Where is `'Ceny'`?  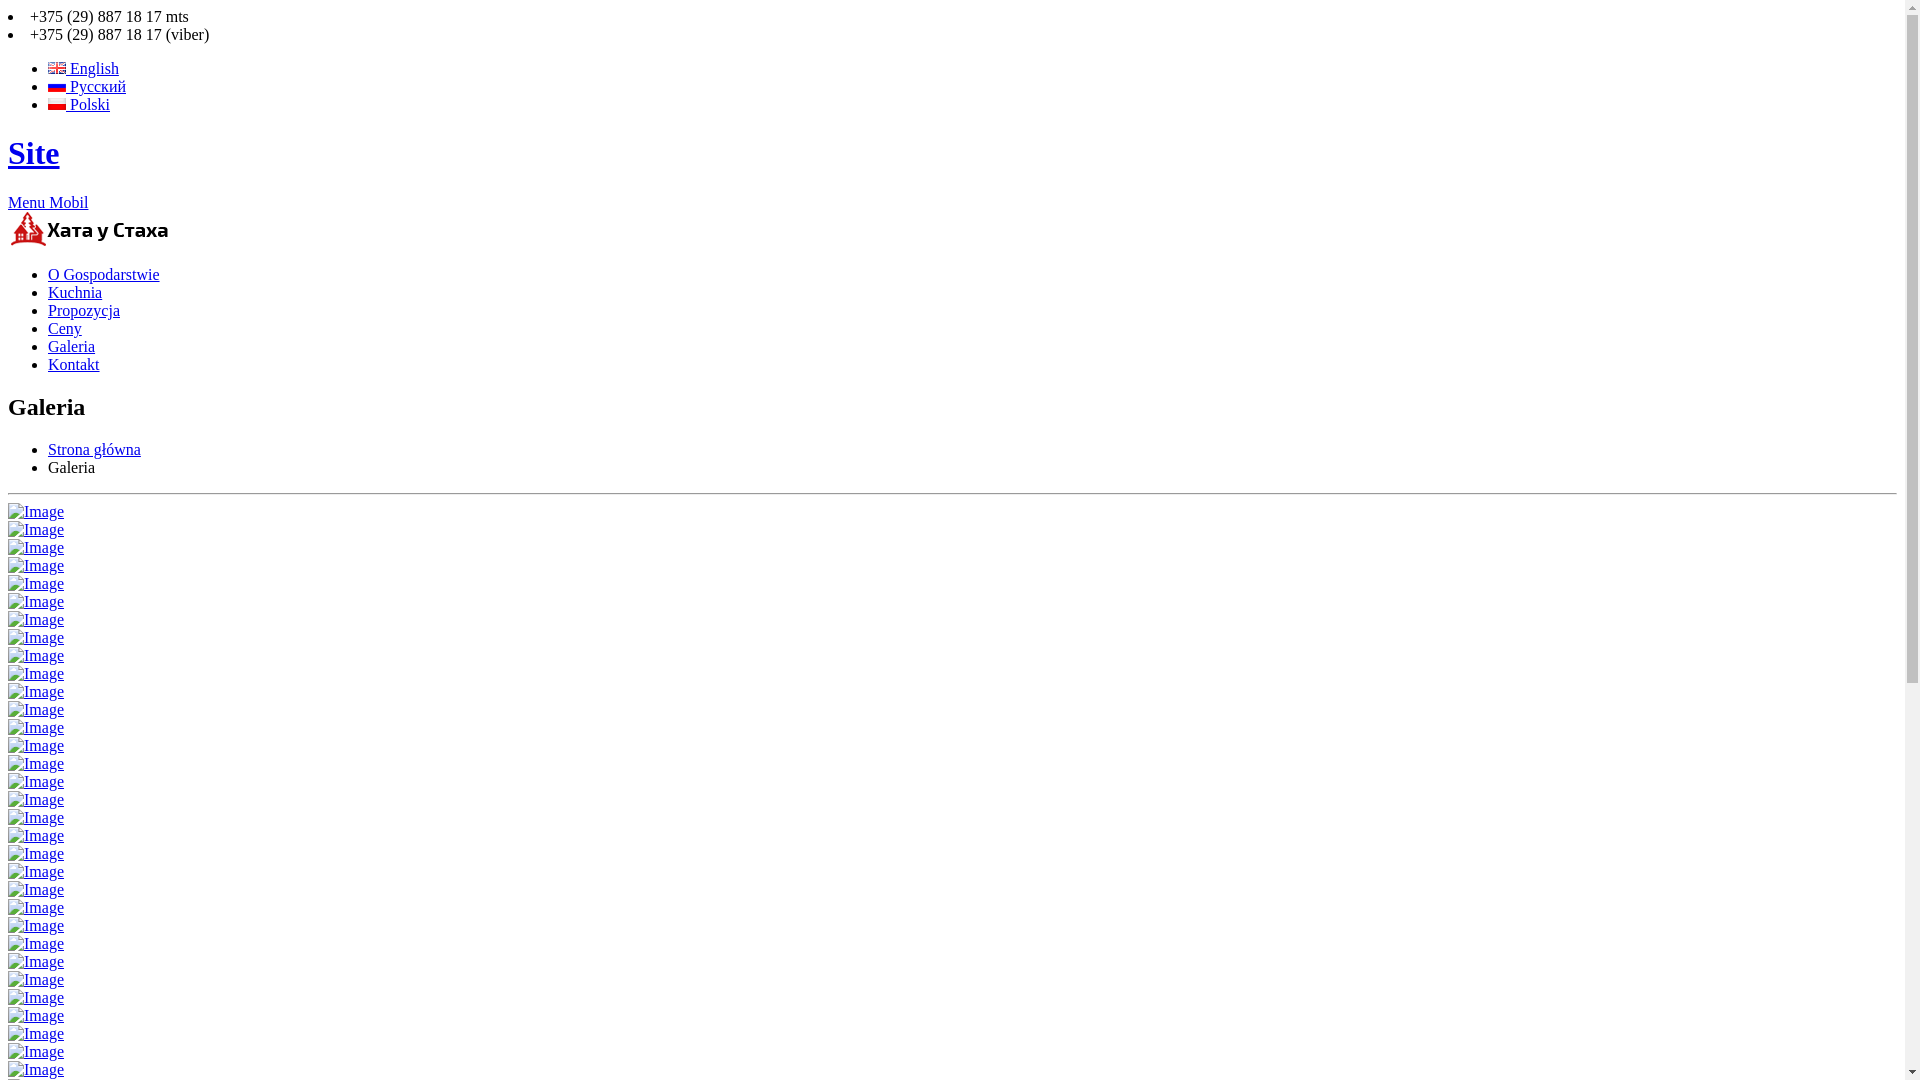 'Ceny' is located at coordinates (65, 327).